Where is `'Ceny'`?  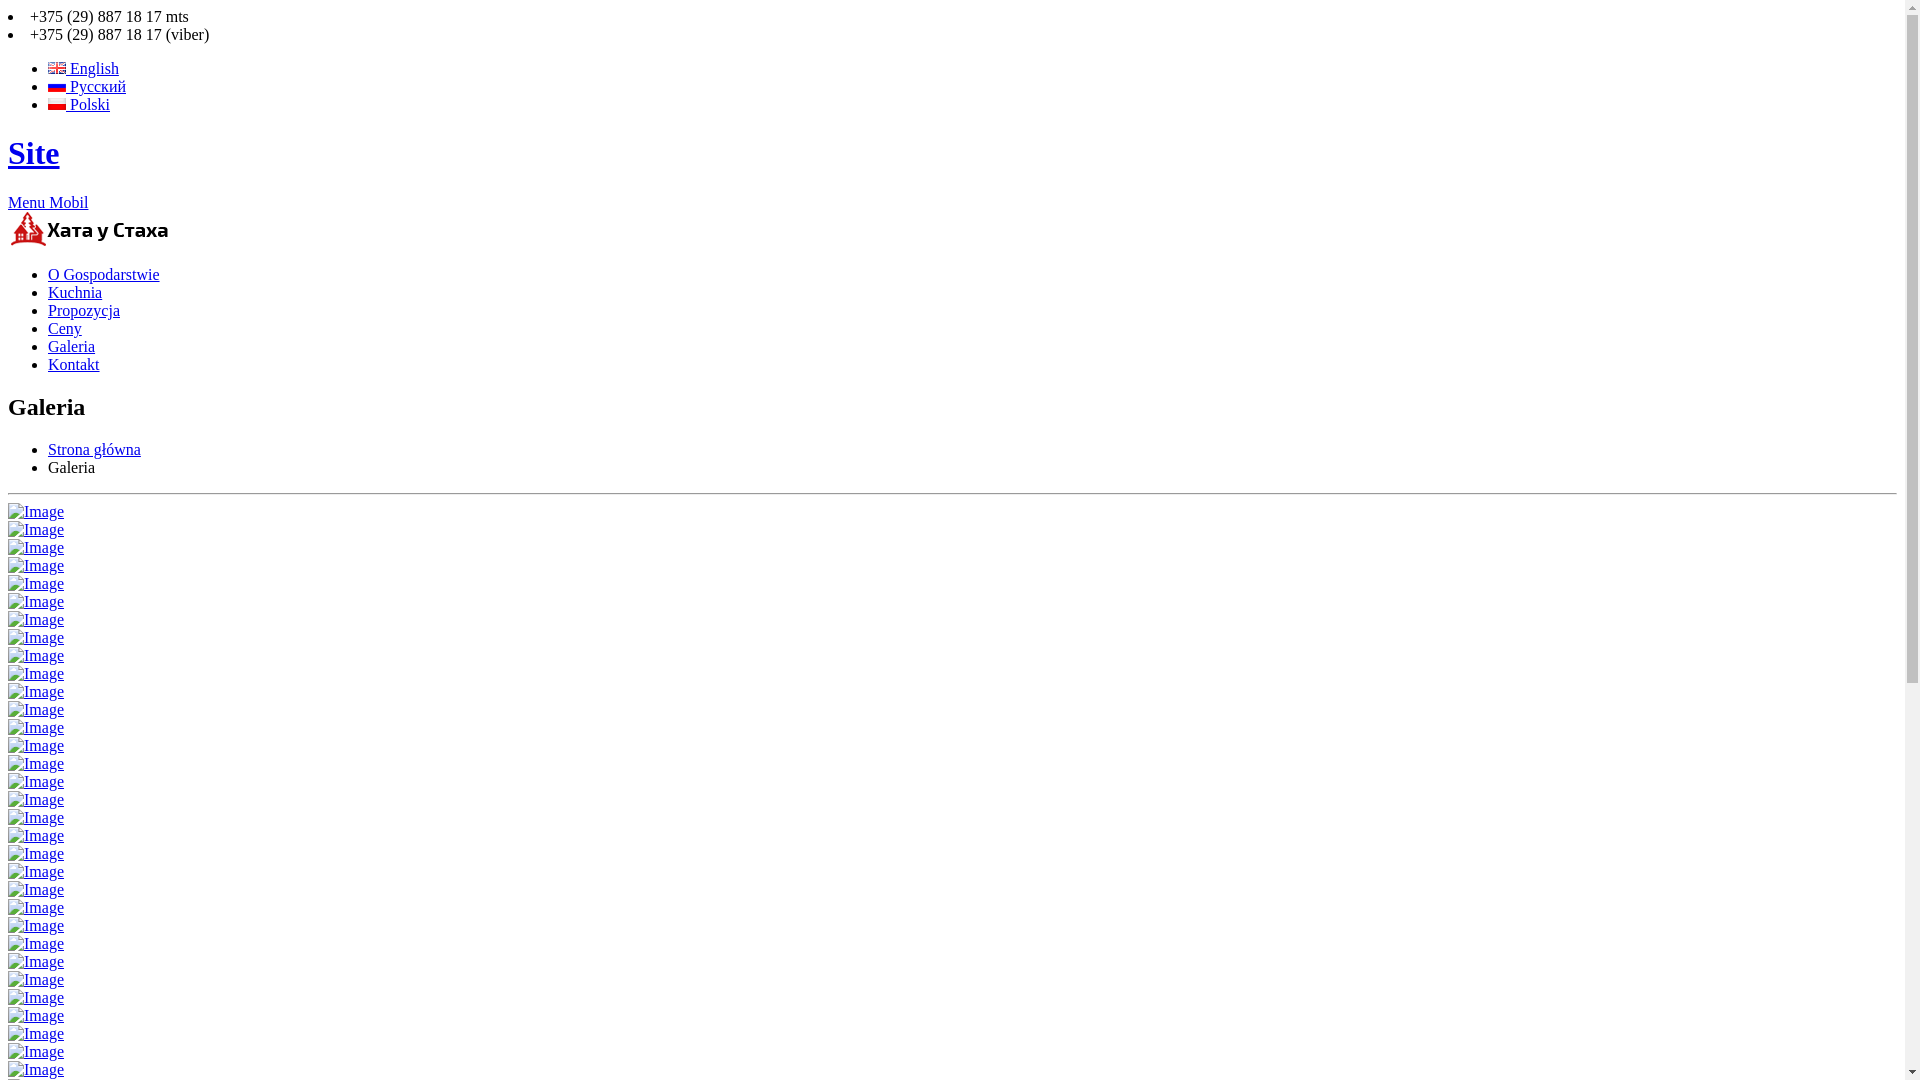 'Ceny' is located at coordinates (65, 327).